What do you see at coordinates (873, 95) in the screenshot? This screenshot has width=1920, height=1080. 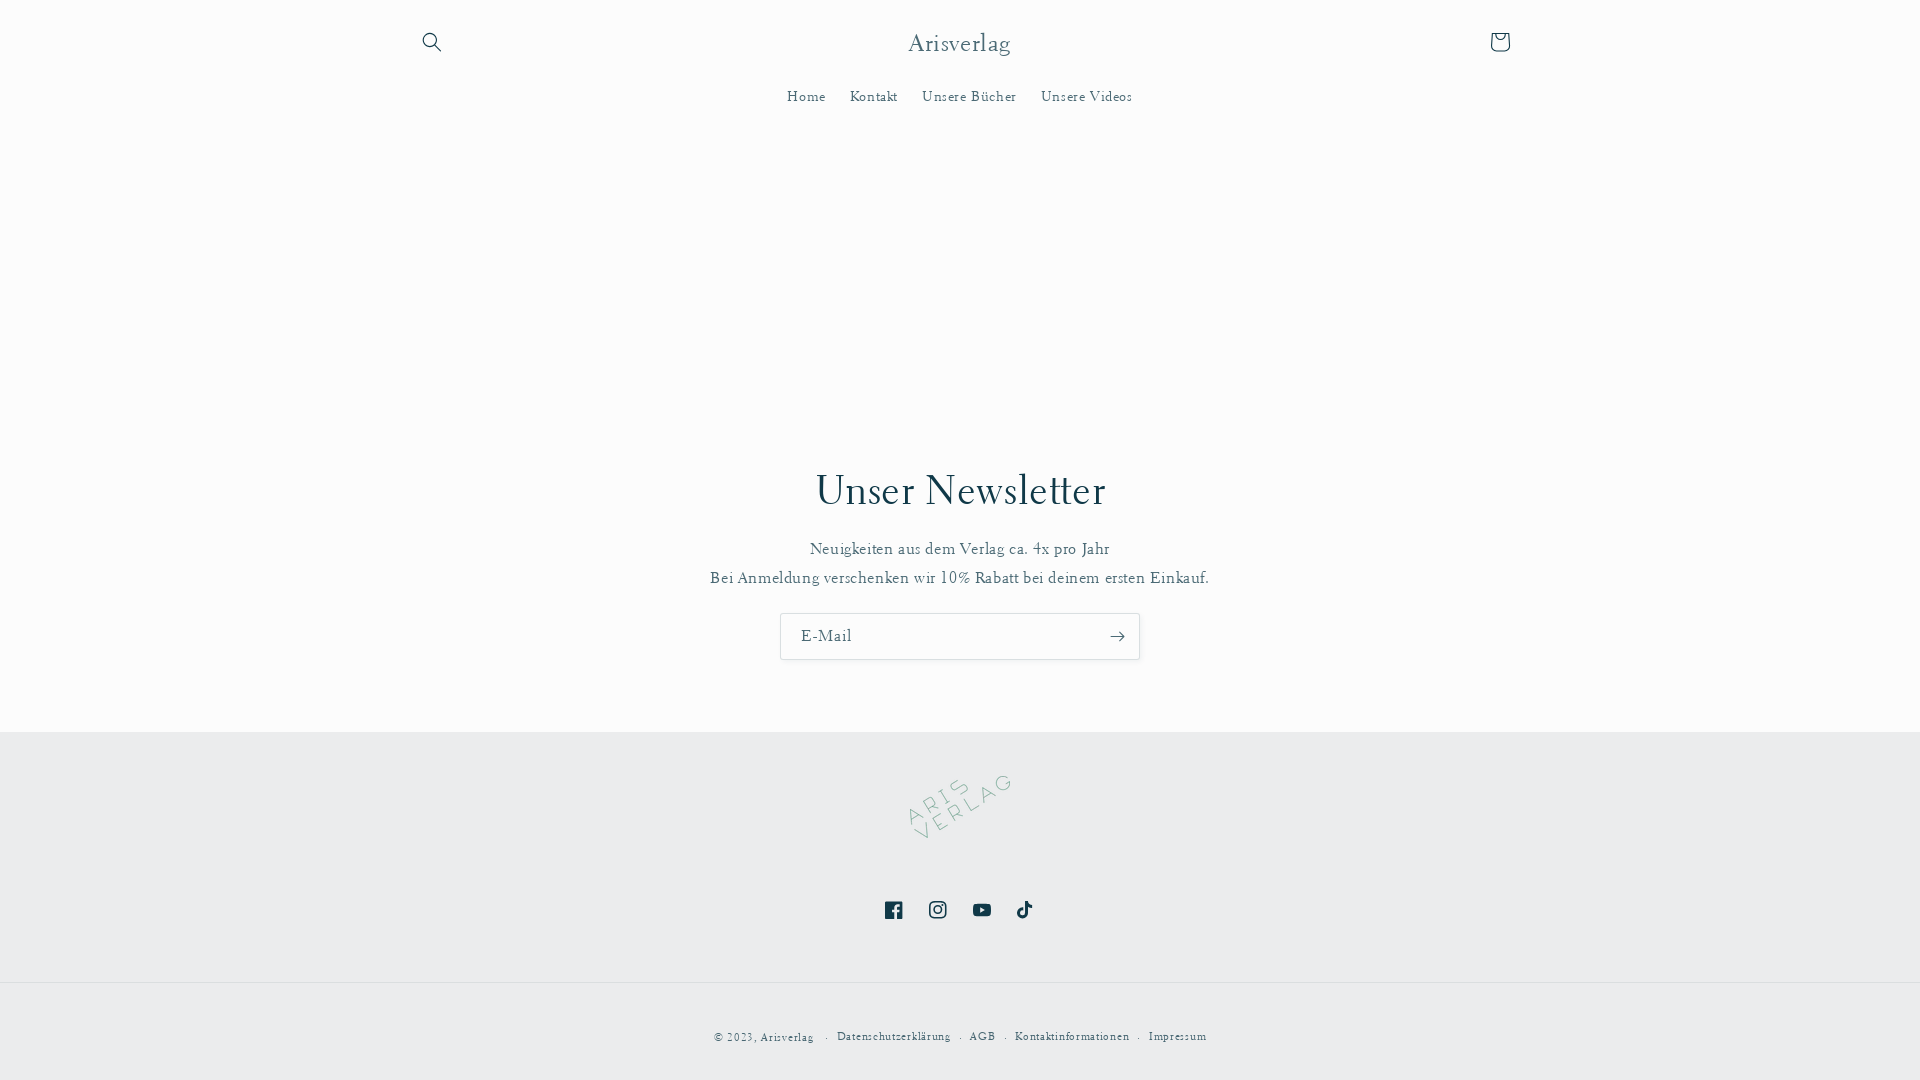 I see `'Kontakt'` at bounding box center [873, 95].